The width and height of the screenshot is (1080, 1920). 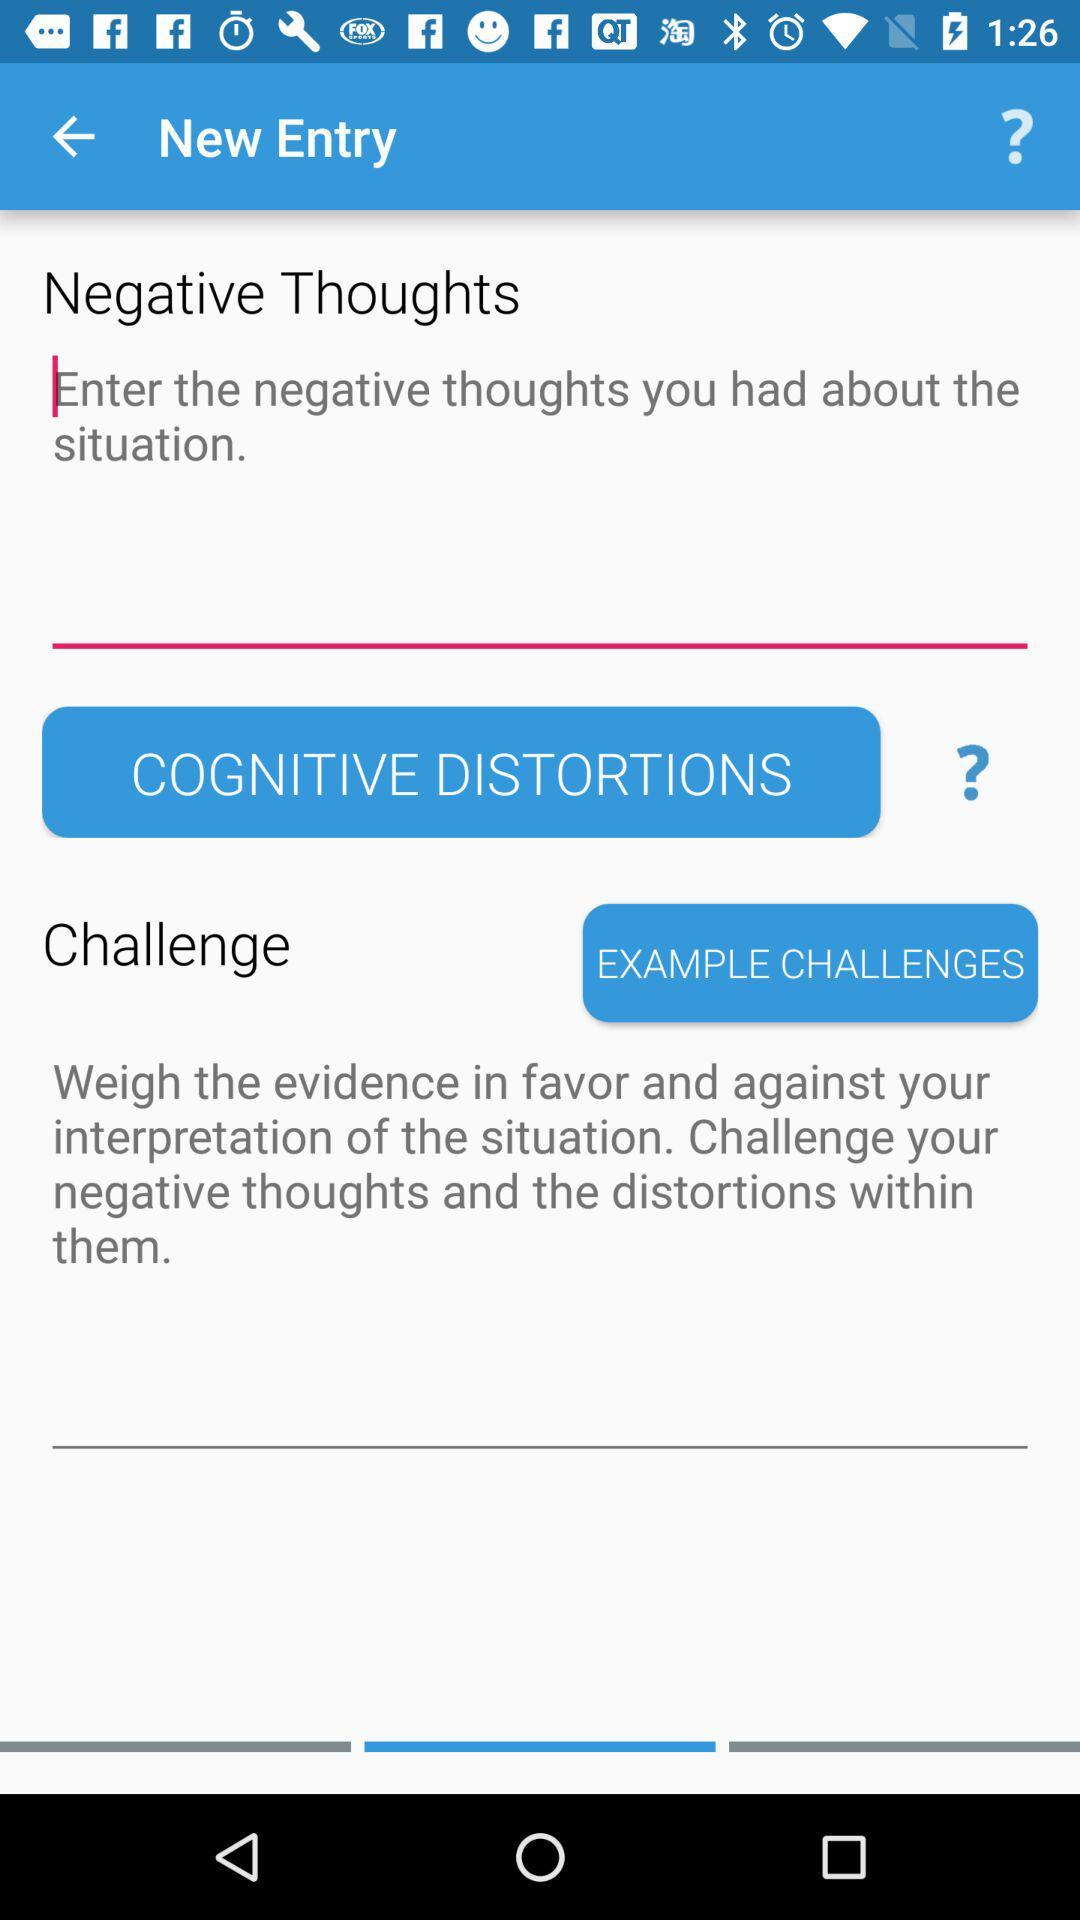 What do you see at coordinates (461, 771) in the screenshot?
I see `the cognitive distortions button` at bounding box center [461, 771].